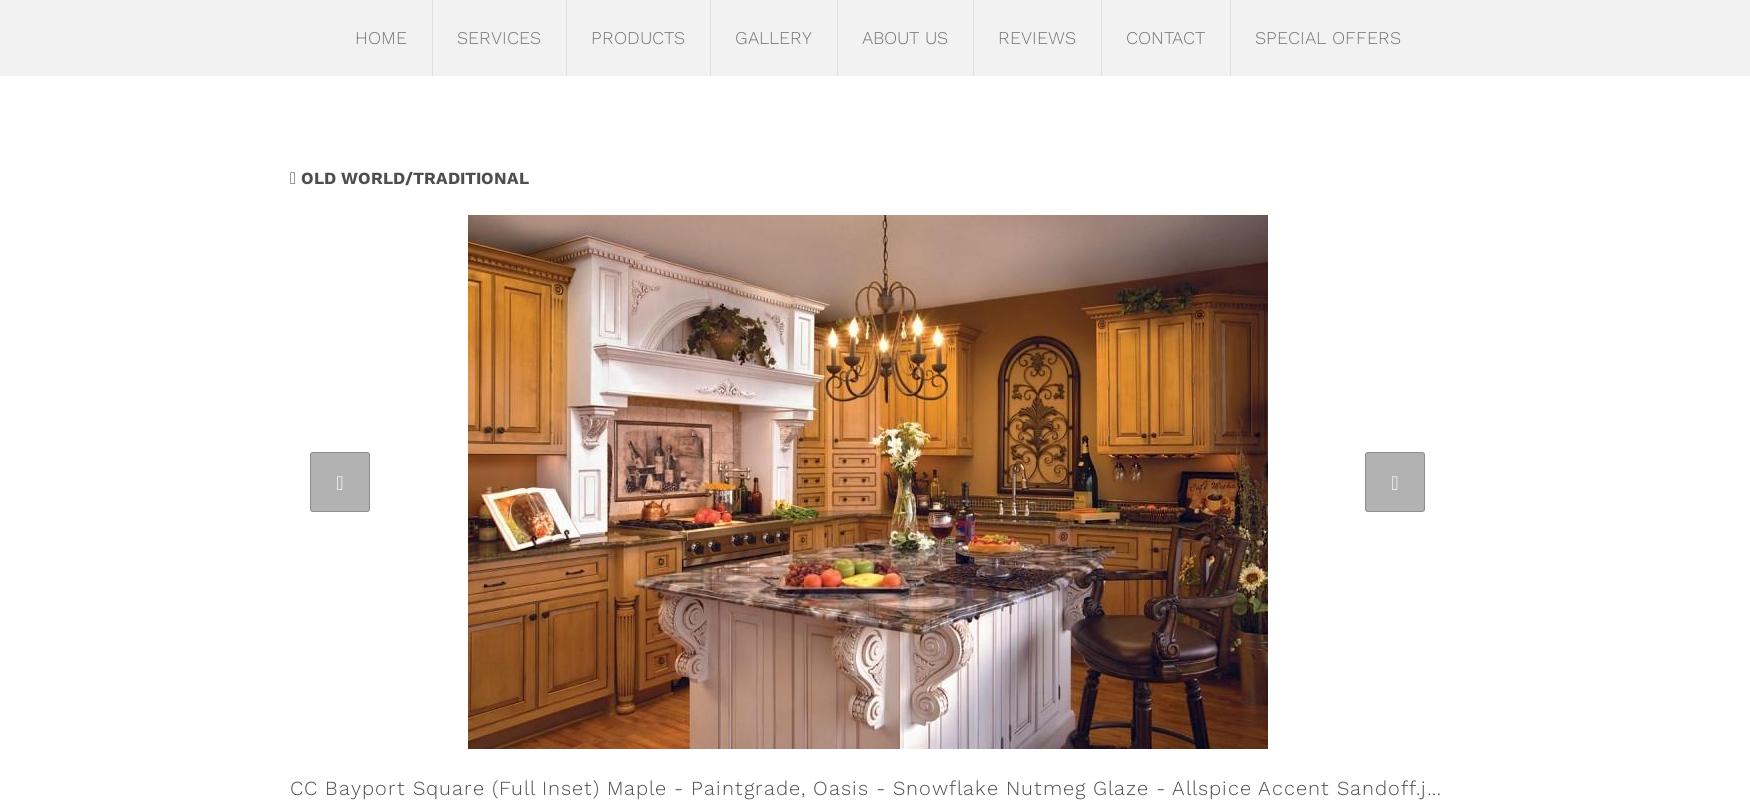 Image resolution: width=1750 pixels, height=804 pixels. Describe the element at coordinates (625, 93) in the screenshot. I see `'Cabinetry'` at that location.